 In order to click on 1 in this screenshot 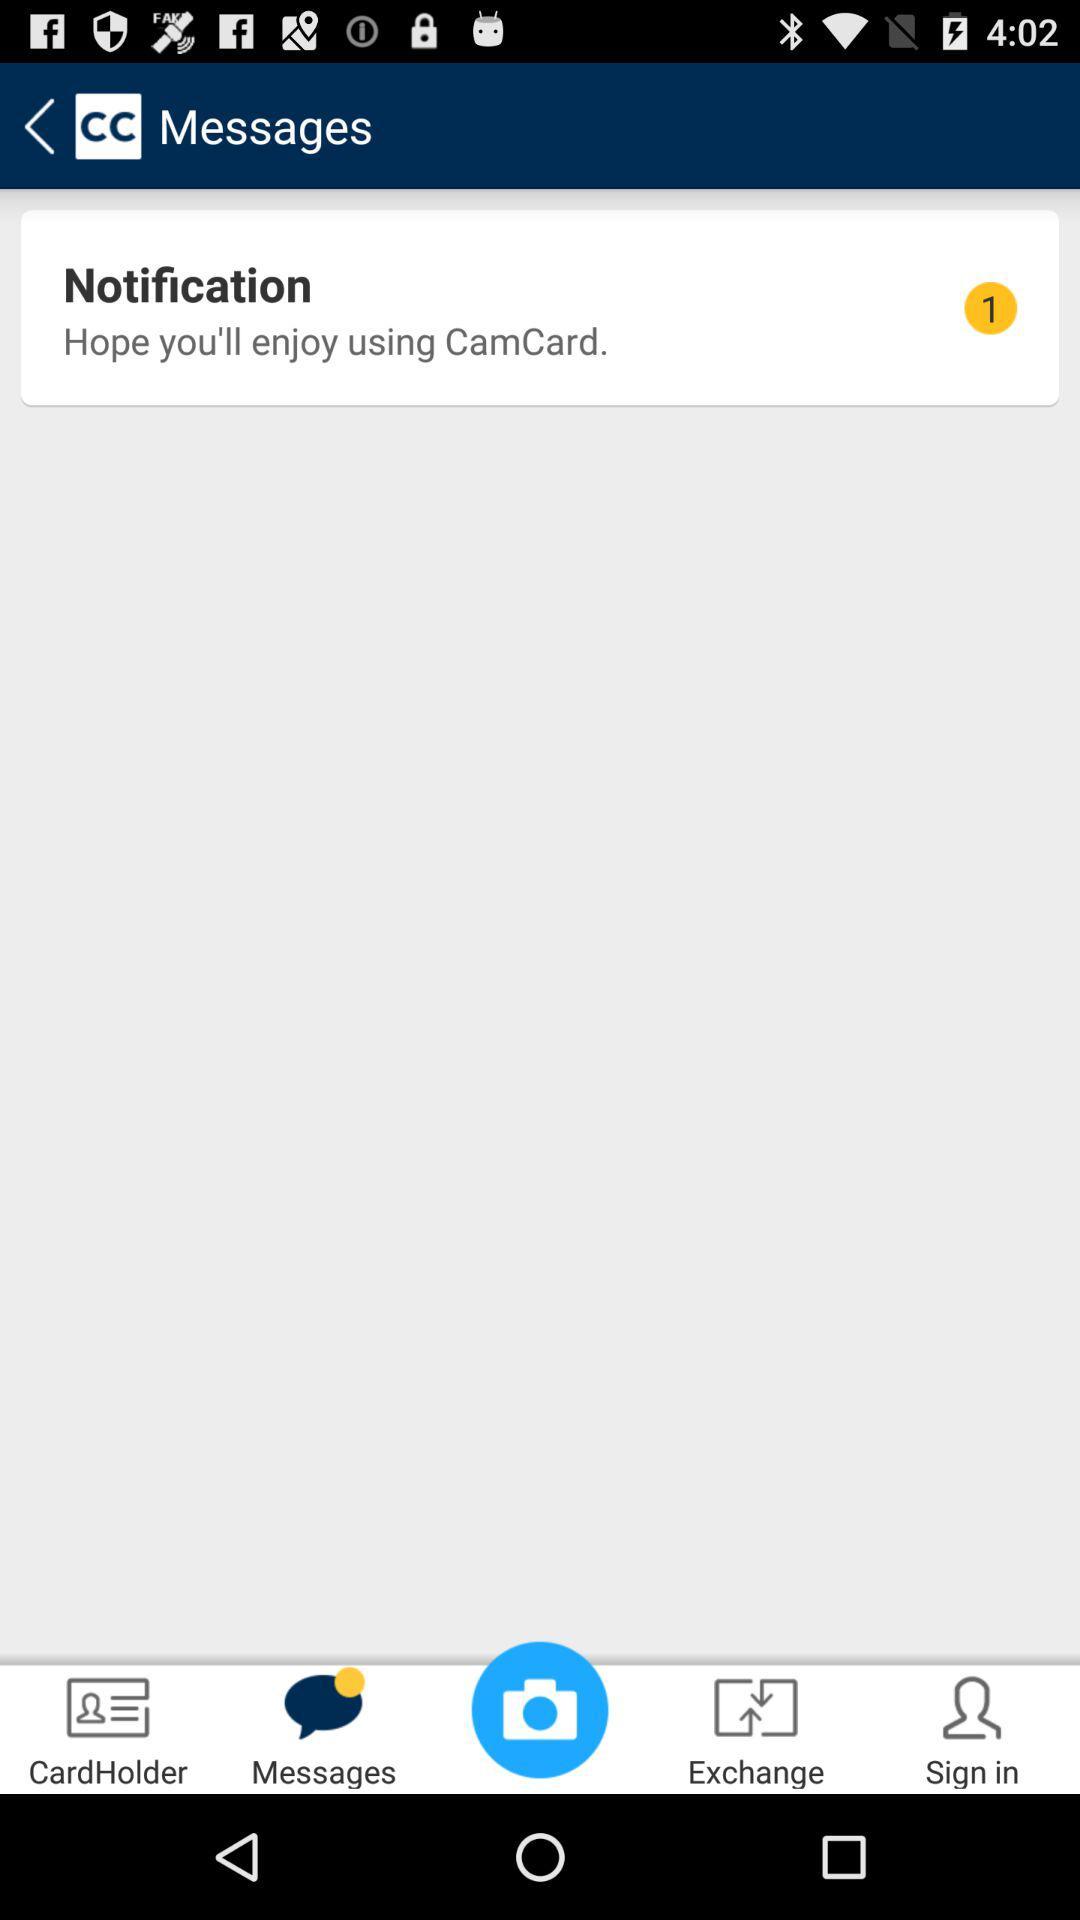, I will do `click(990, 307)`.